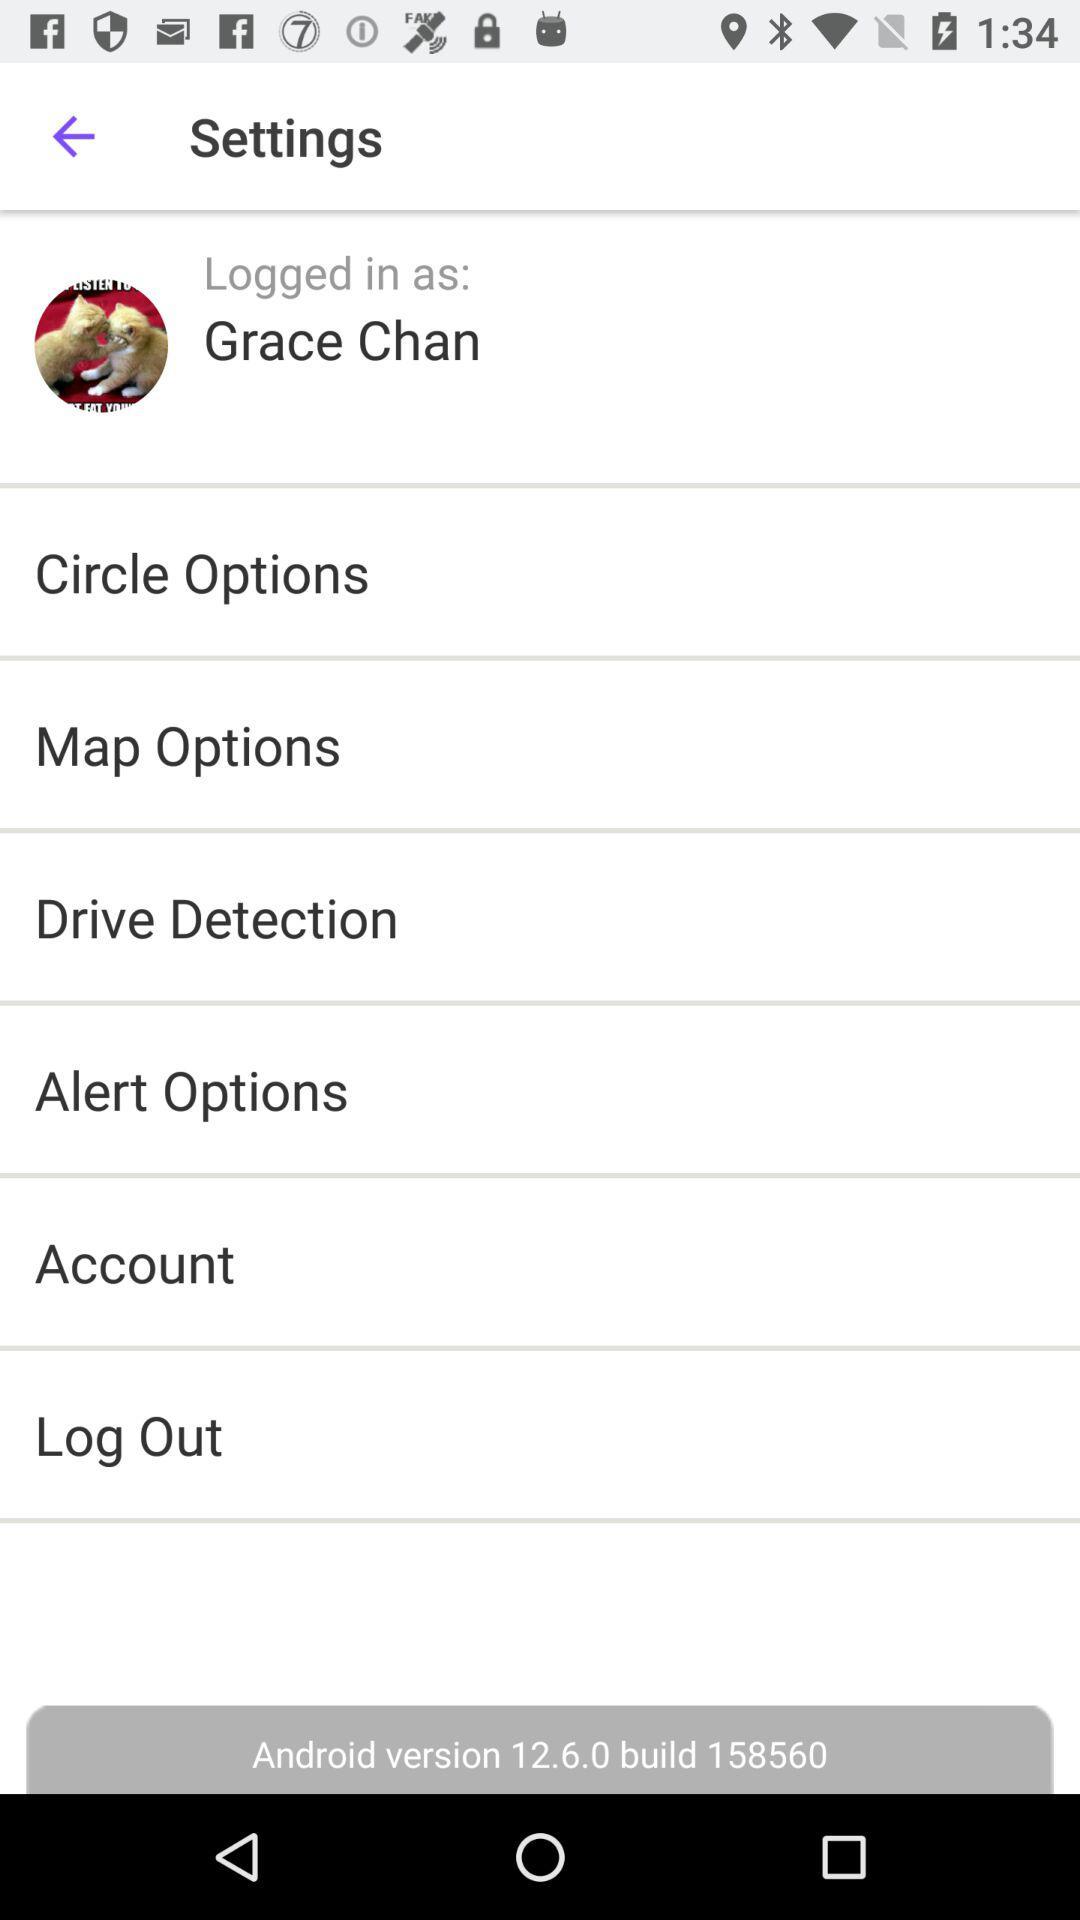 This screenshot has width=1080, height=1920. I want to click on alert options, so click(191, 1088).